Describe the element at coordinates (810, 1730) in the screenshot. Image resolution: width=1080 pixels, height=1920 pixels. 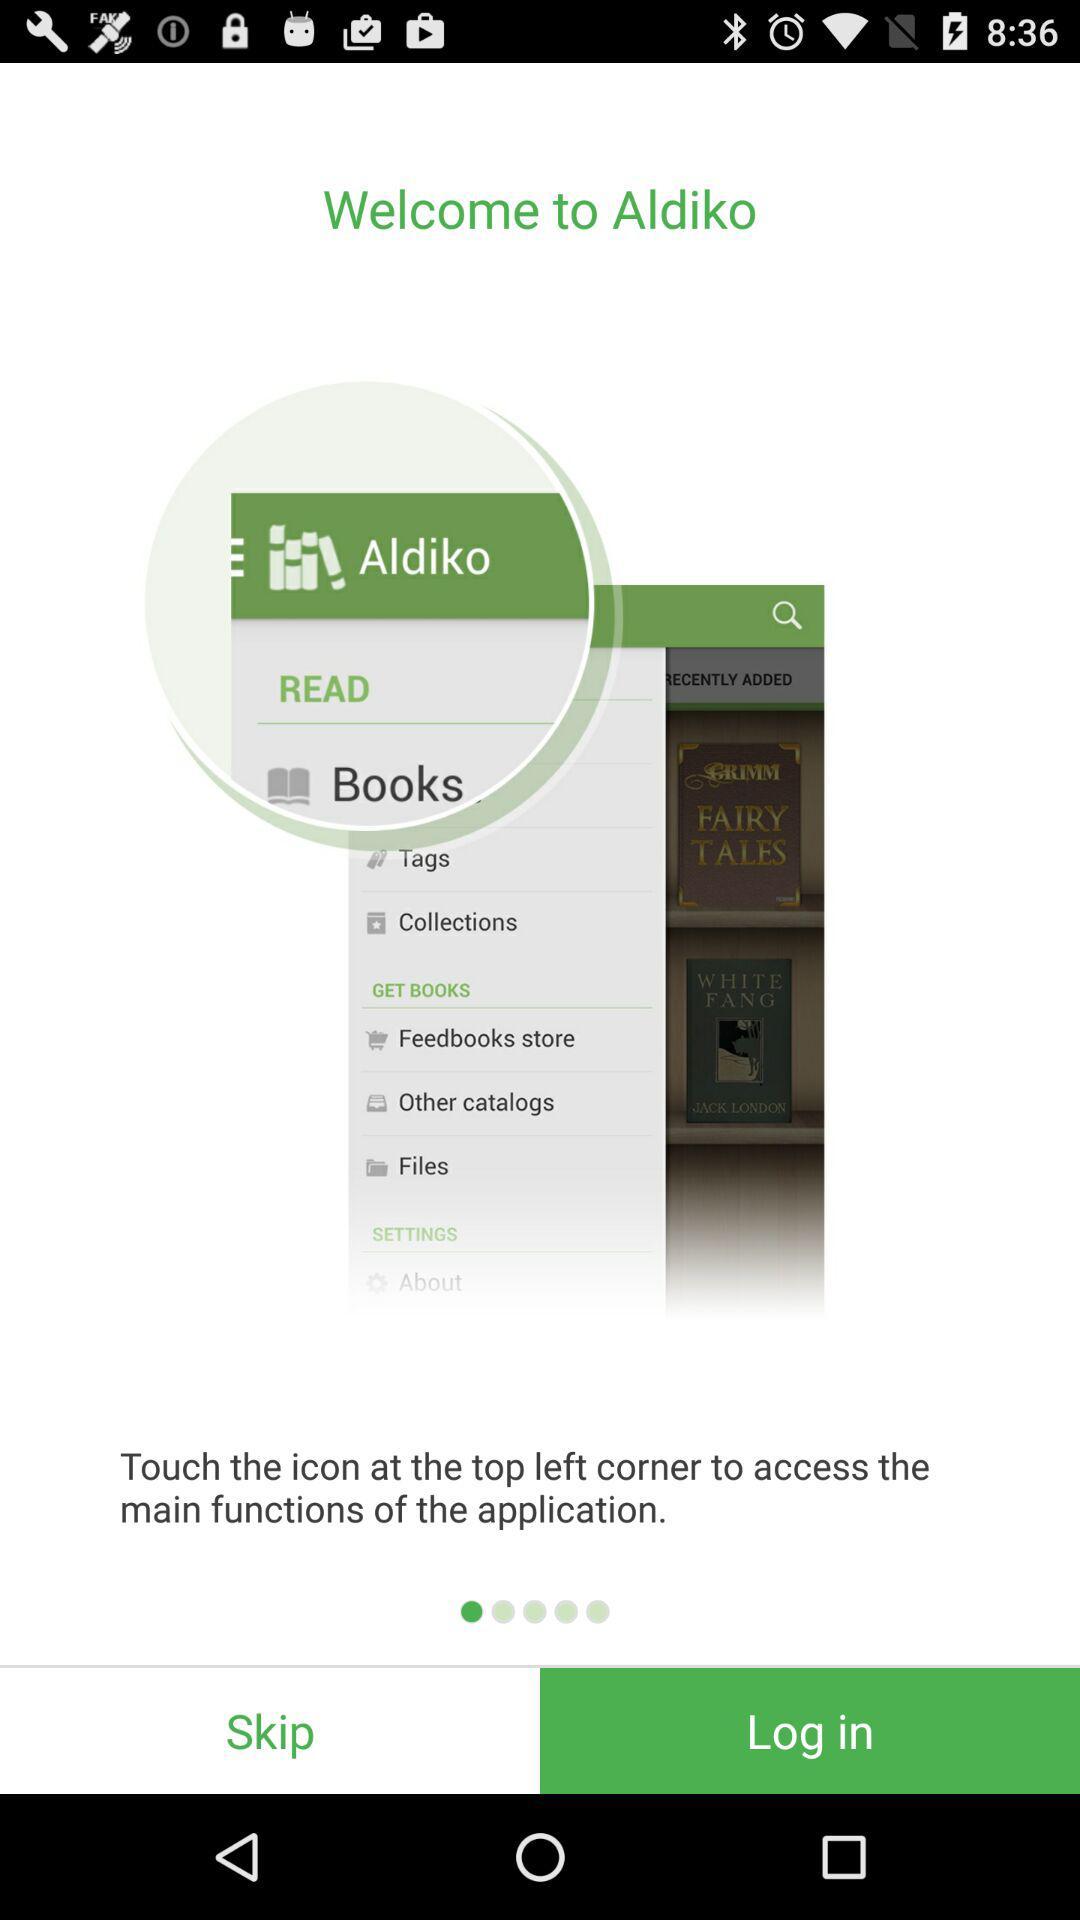
I see `item next to the skip` at that location.